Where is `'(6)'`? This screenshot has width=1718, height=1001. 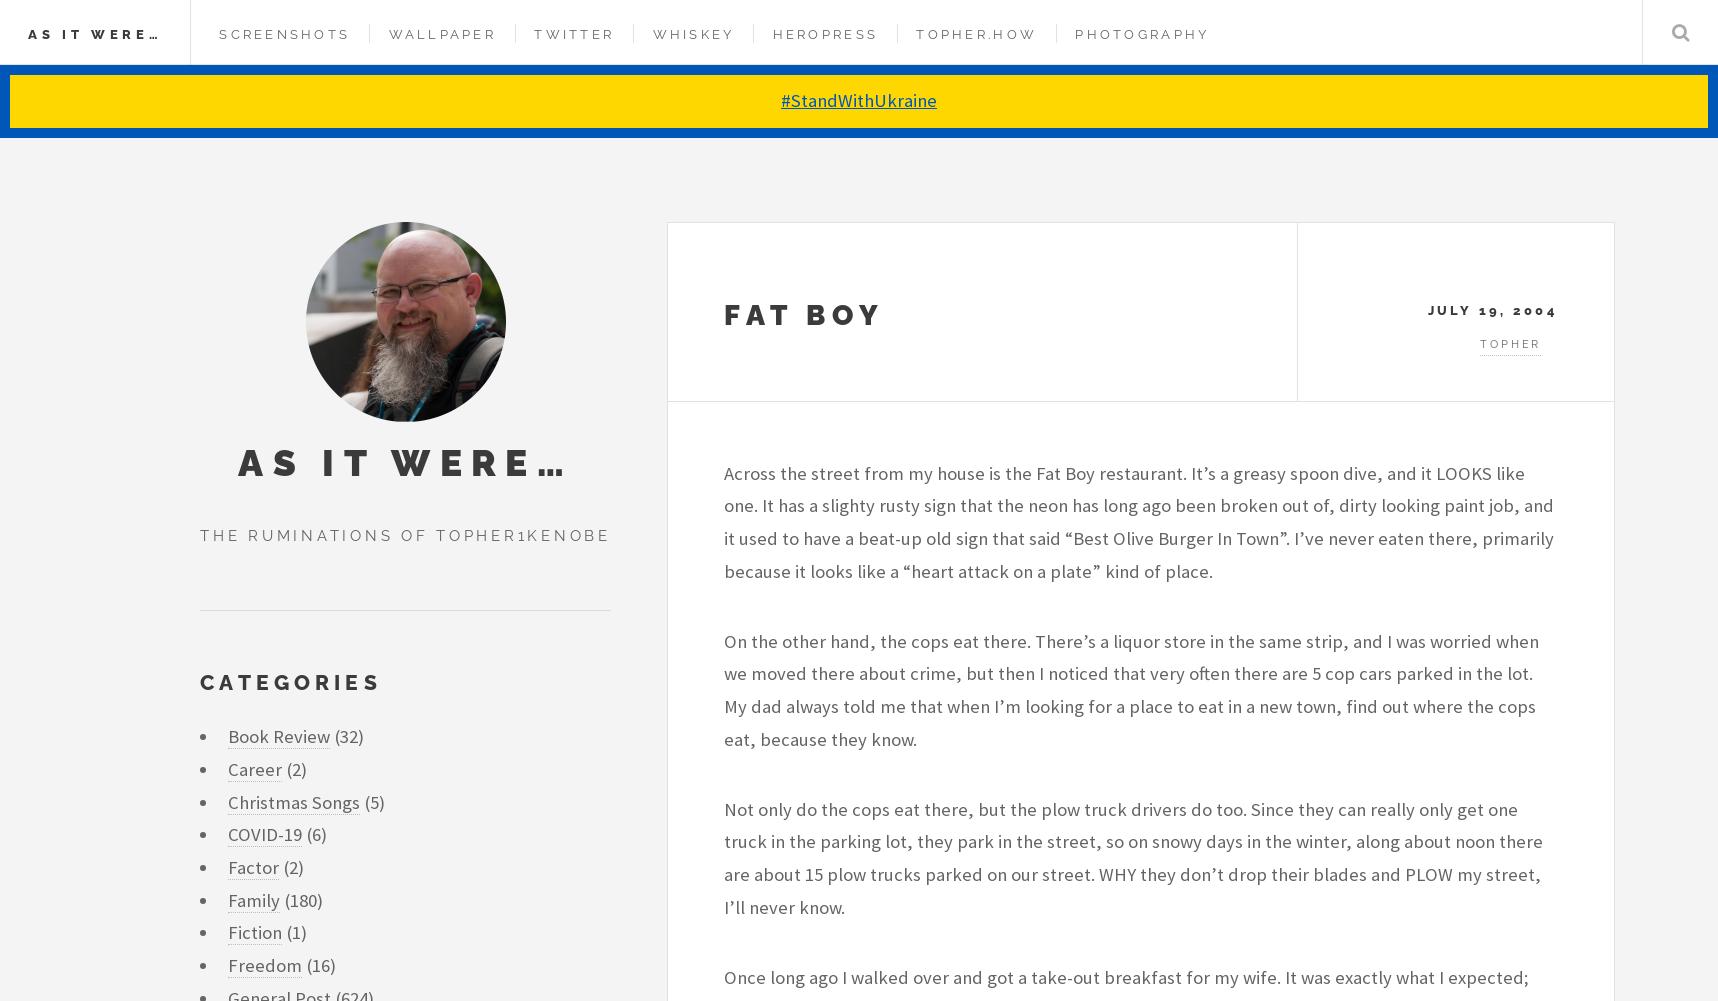
'(6)' is located at coordinates (314, 833).